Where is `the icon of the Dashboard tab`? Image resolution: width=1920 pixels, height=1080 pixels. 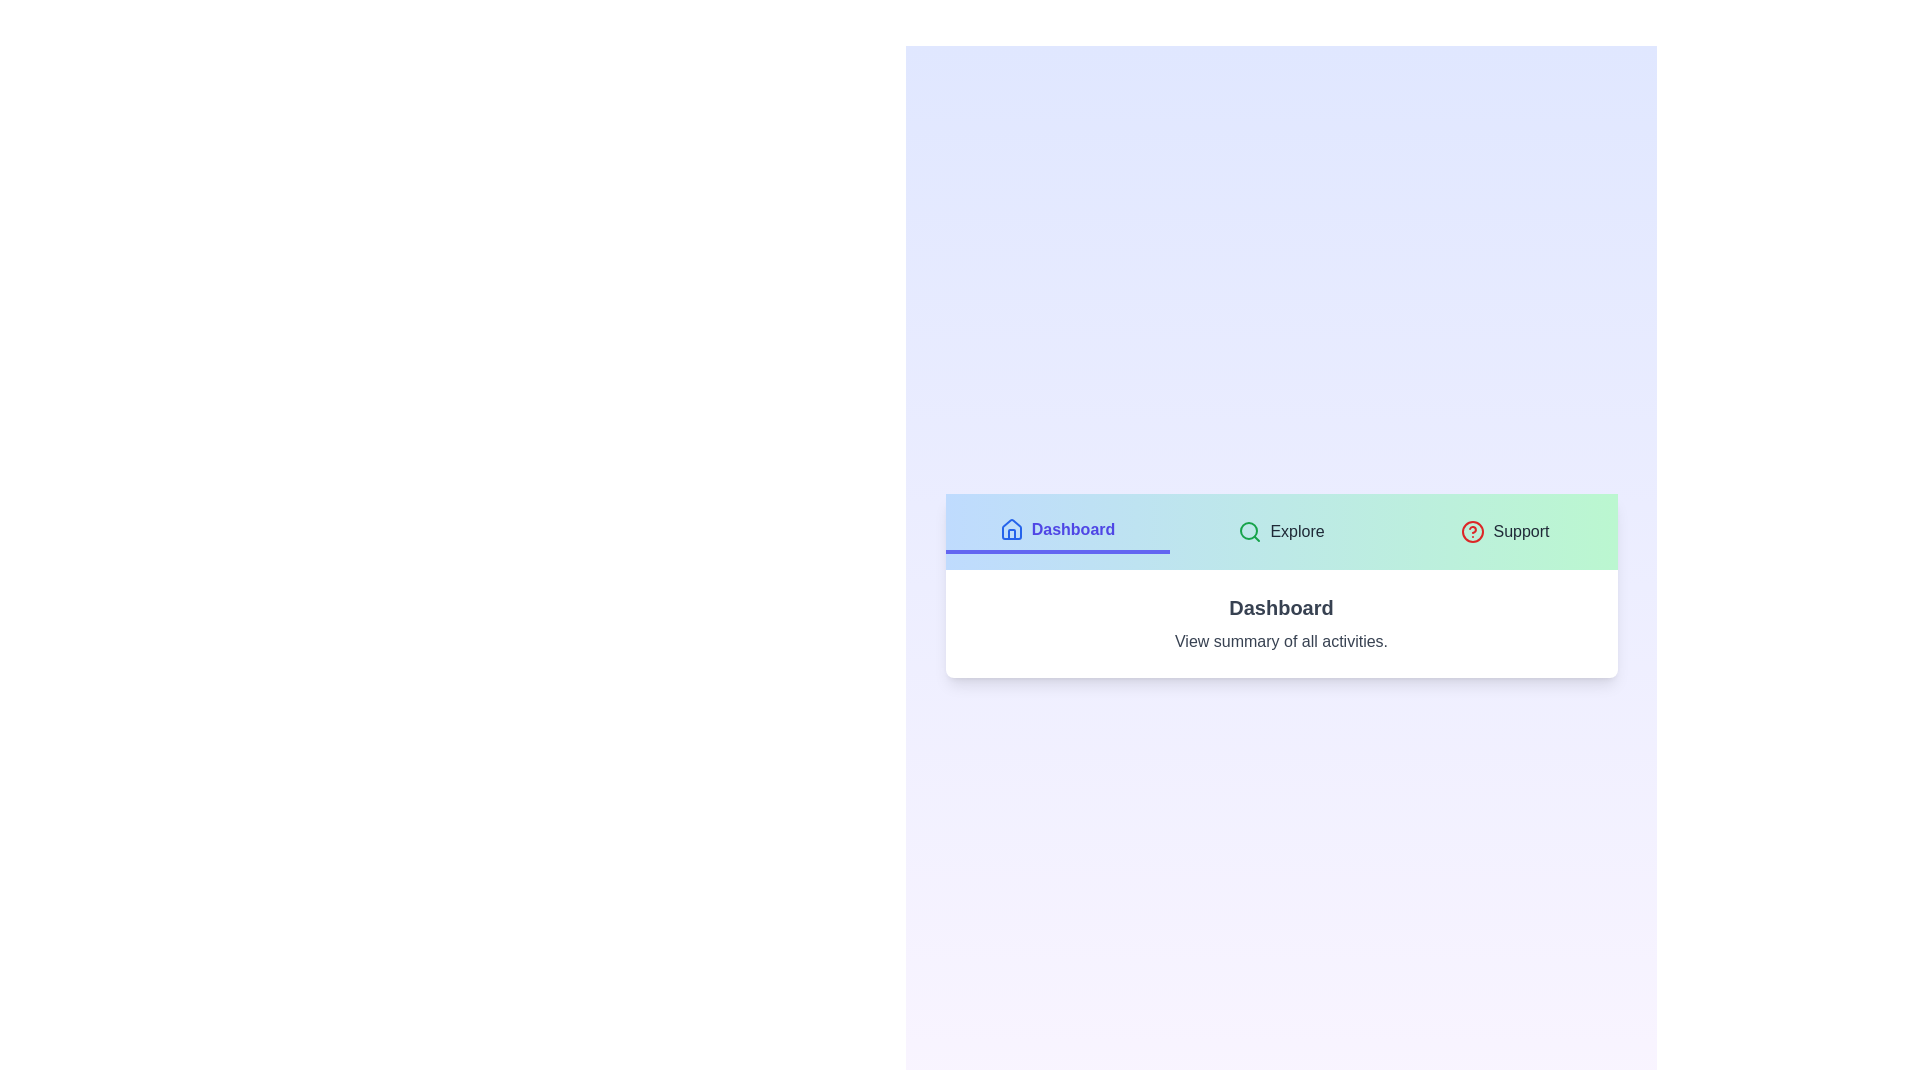 the icon of the Dashboard tab is located at coordinates (1011, 528).